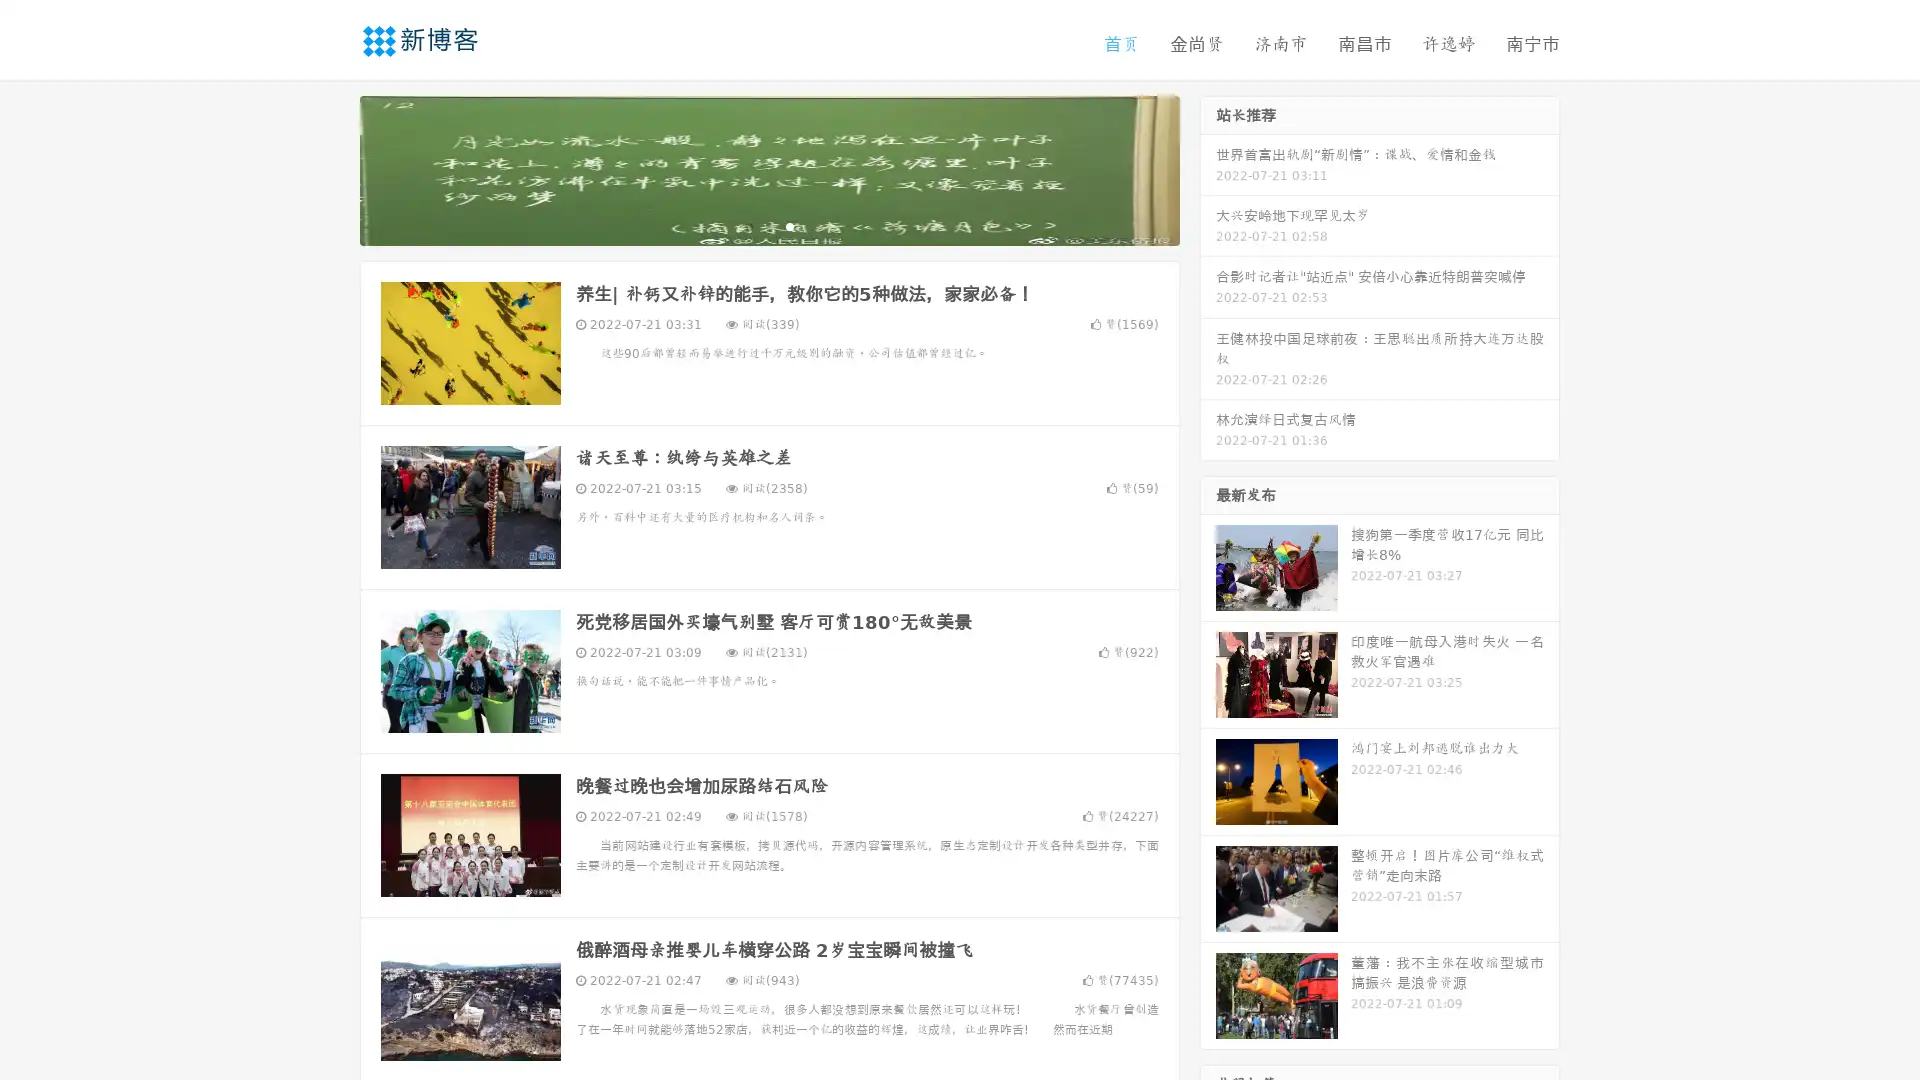  What do you see at coordinates (768, 225) in the screenshot?
I see `Go to slide 2` at bounding box center [768, 225].